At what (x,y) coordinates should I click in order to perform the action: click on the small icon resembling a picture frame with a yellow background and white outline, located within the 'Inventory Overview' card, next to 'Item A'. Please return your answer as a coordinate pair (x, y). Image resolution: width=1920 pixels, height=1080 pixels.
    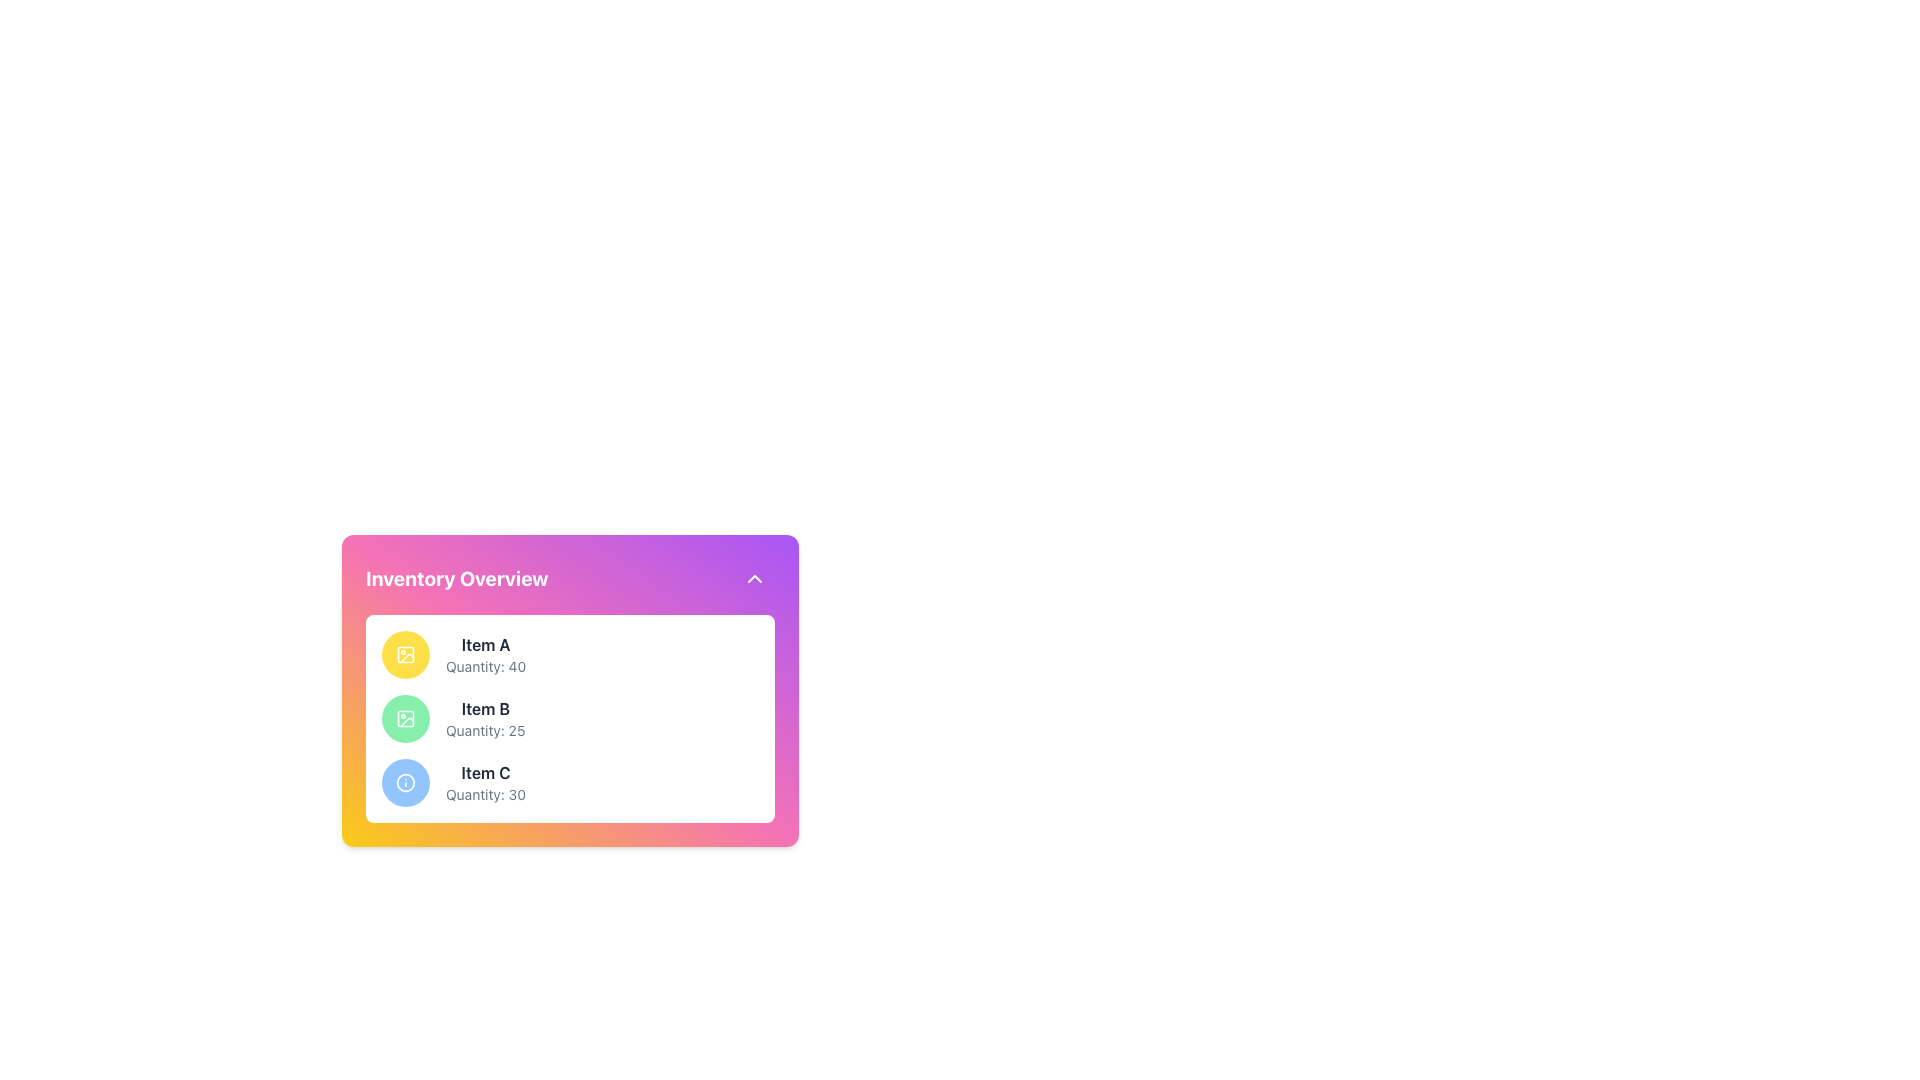
    Looking at the image, I should click on (405, 655).